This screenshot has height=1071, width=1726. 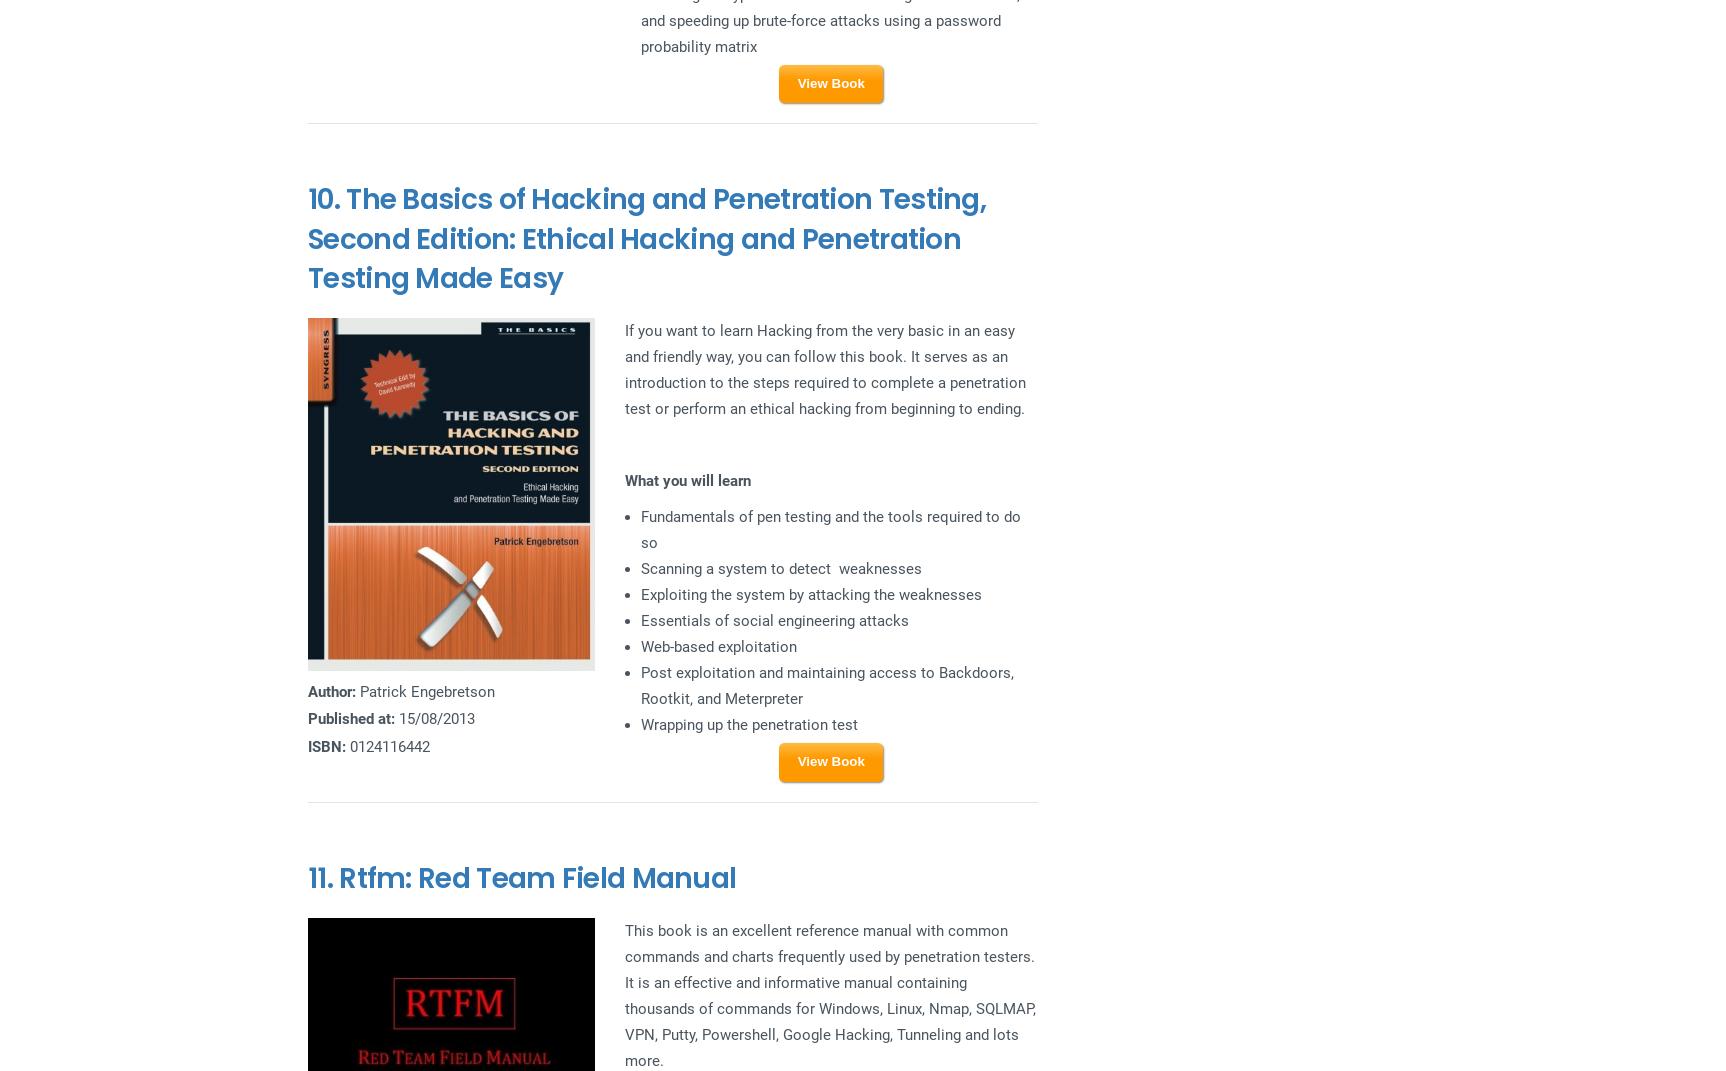 I want to click on '15/08/2013', so click(x=433, y=718).